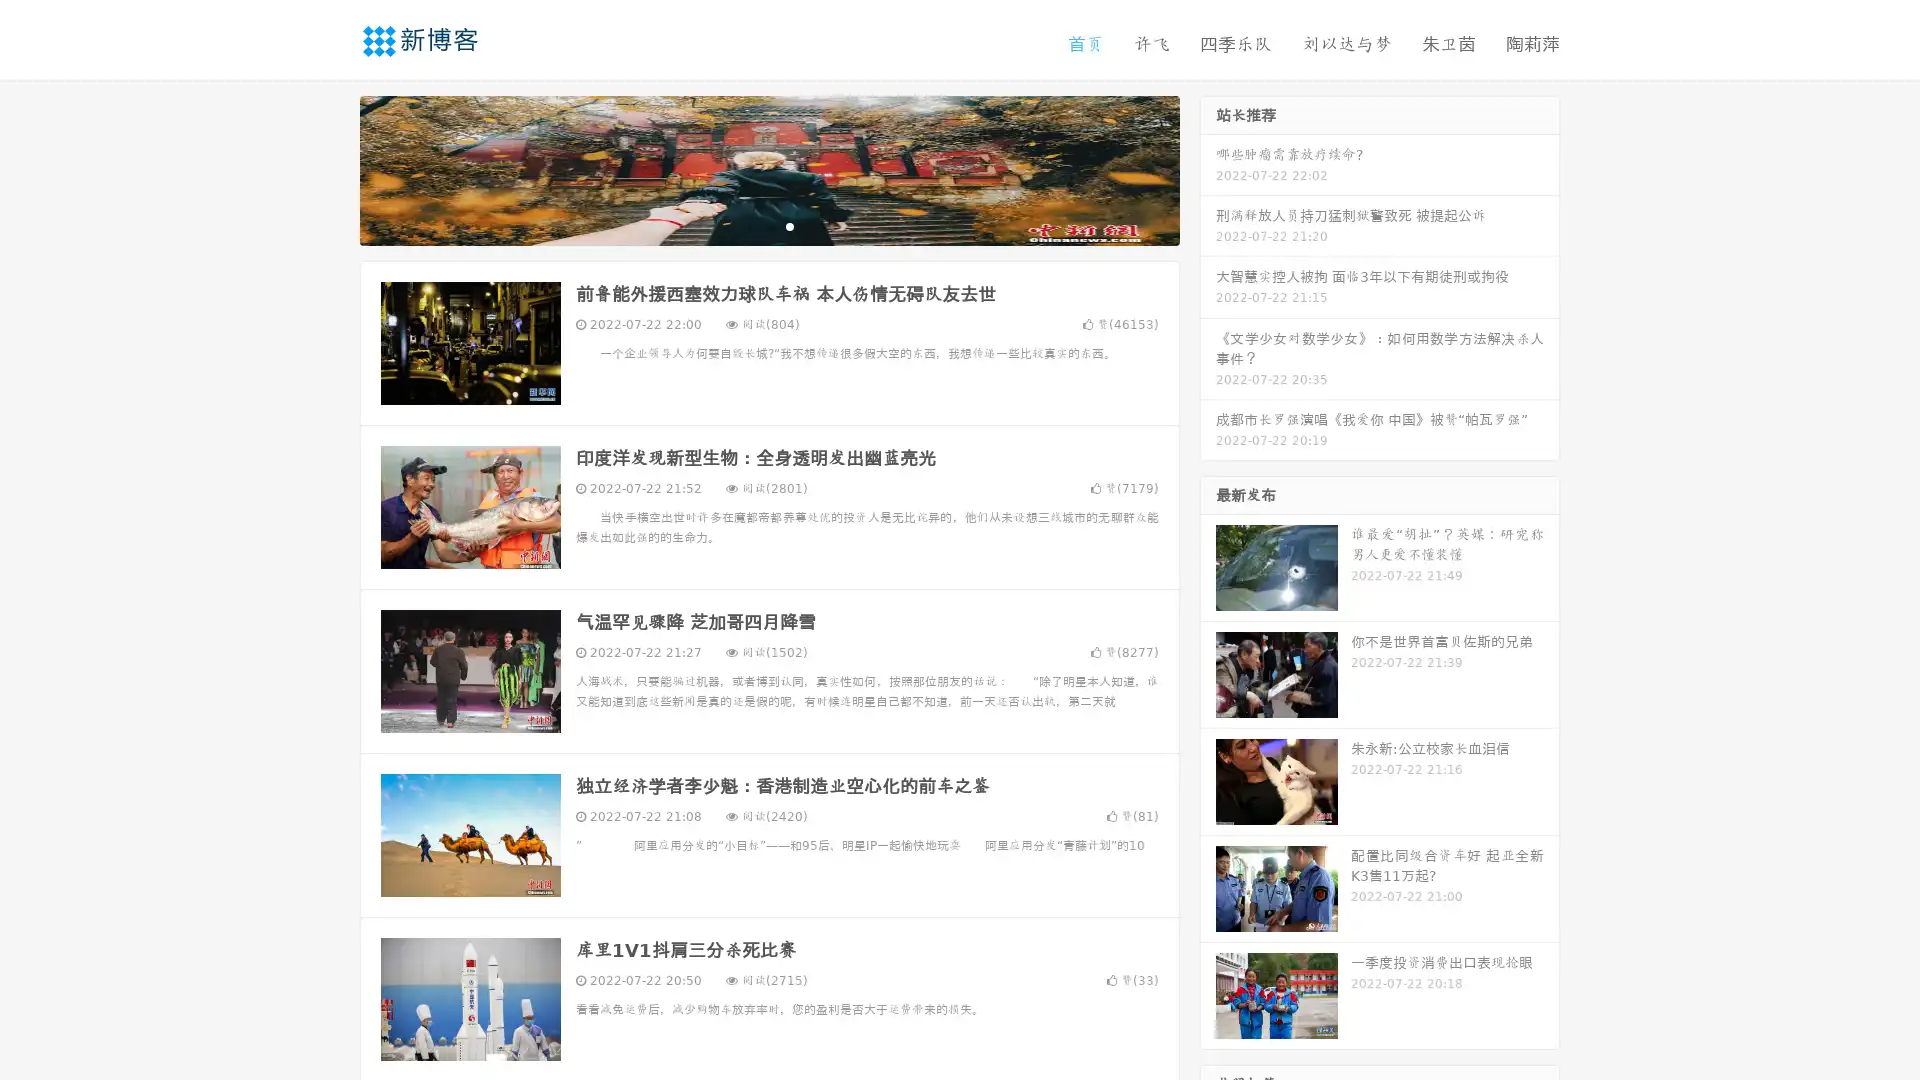 This screenshot has height=1080, width=1920. Describe the element at coordinates (330, 168) in the screenshot. I see `Previous slide` at that location.